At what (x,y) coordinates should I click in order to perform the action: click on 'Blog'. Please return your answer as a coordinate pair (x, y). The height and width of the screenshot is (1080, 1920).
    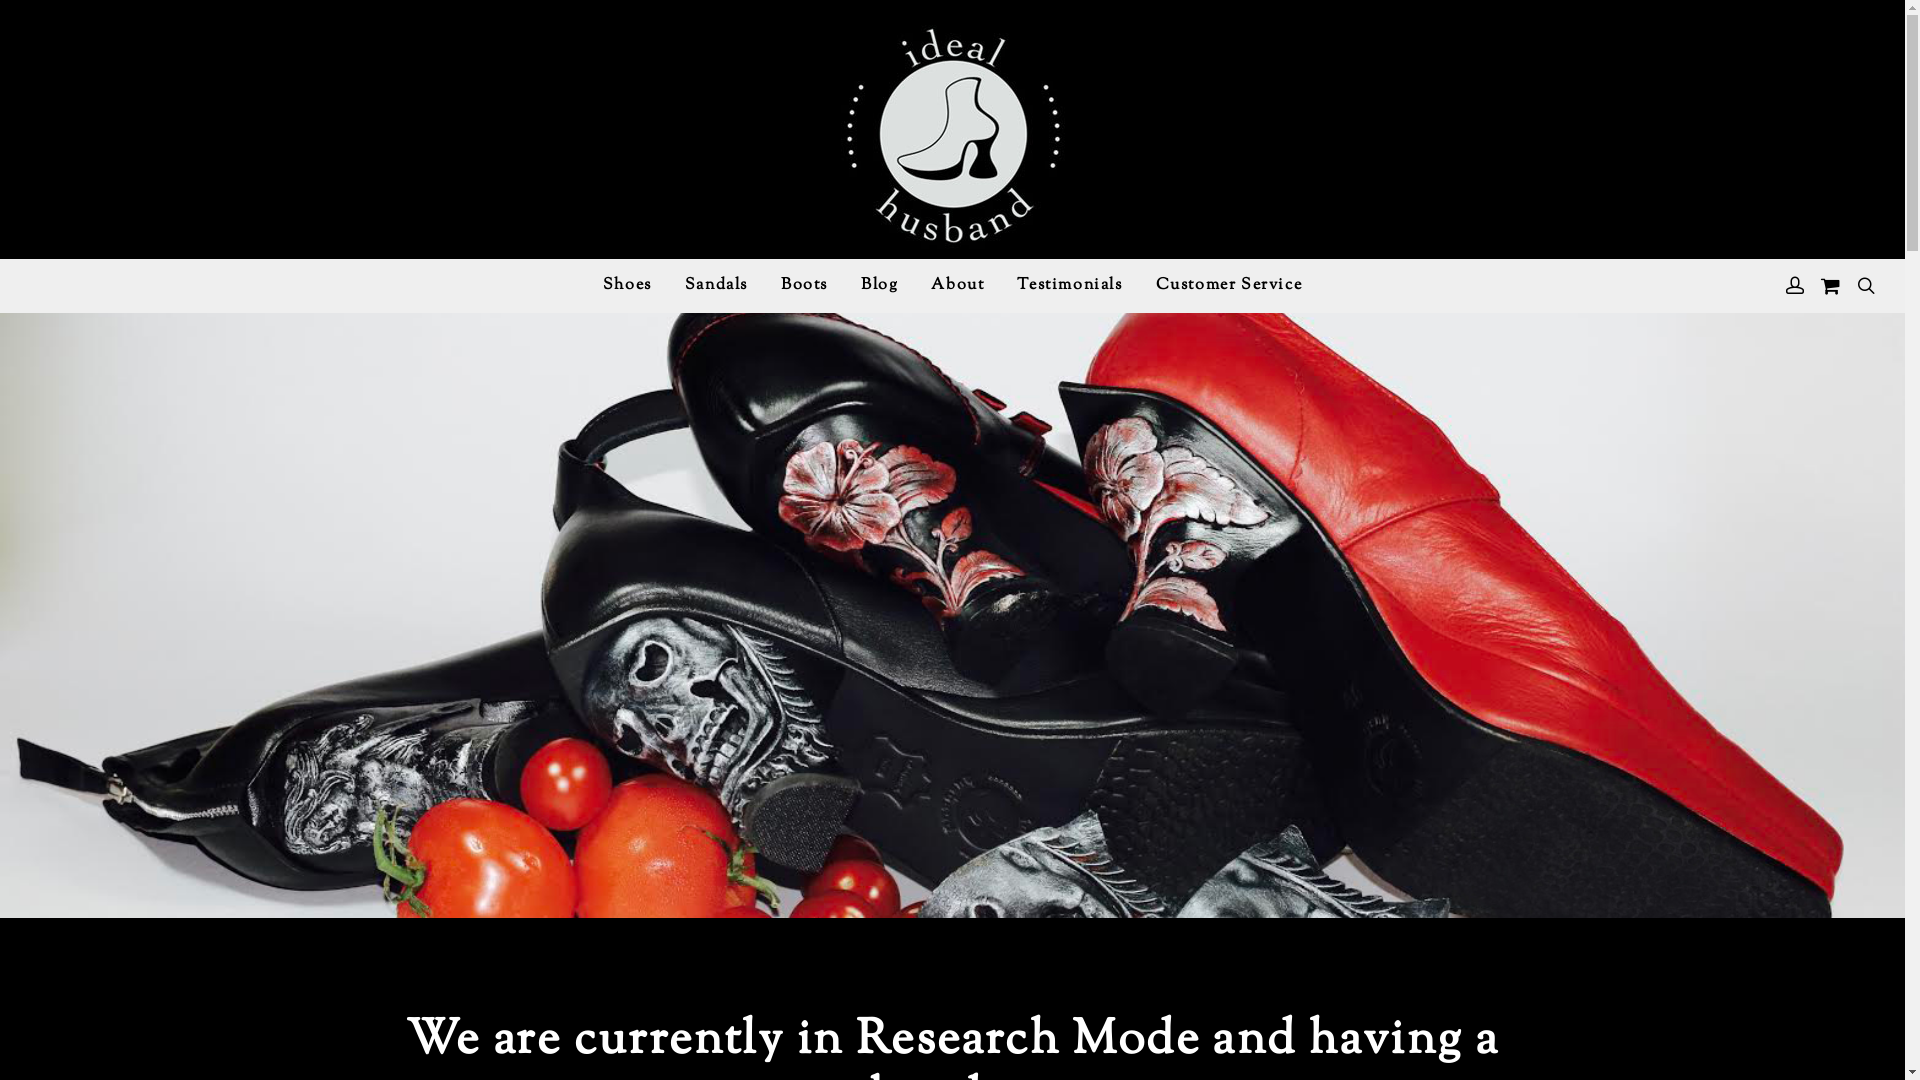
    Looking at the image, I should click on (860, 285).